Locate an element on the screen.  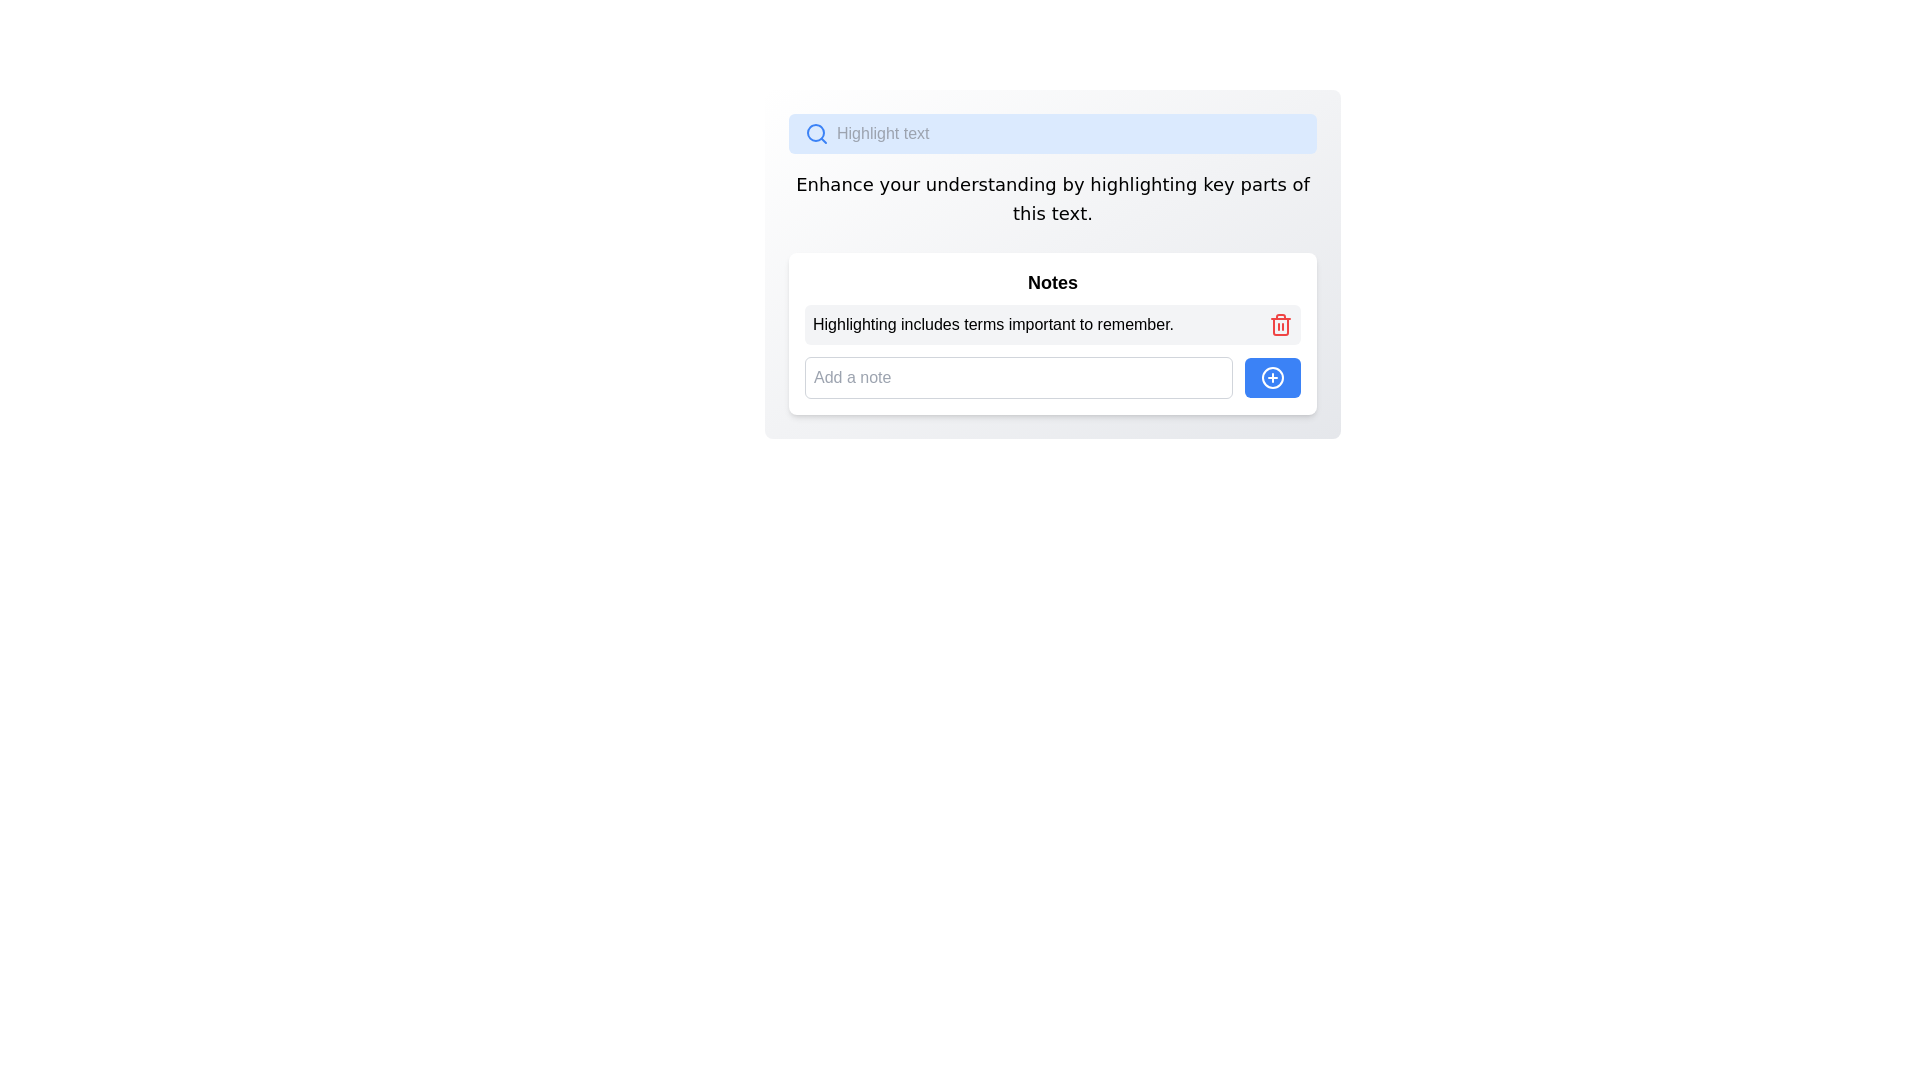
the centered multi-line Text Label, which is located below the blue search bar and above the Notes section is located at coordinates (1051, 199).